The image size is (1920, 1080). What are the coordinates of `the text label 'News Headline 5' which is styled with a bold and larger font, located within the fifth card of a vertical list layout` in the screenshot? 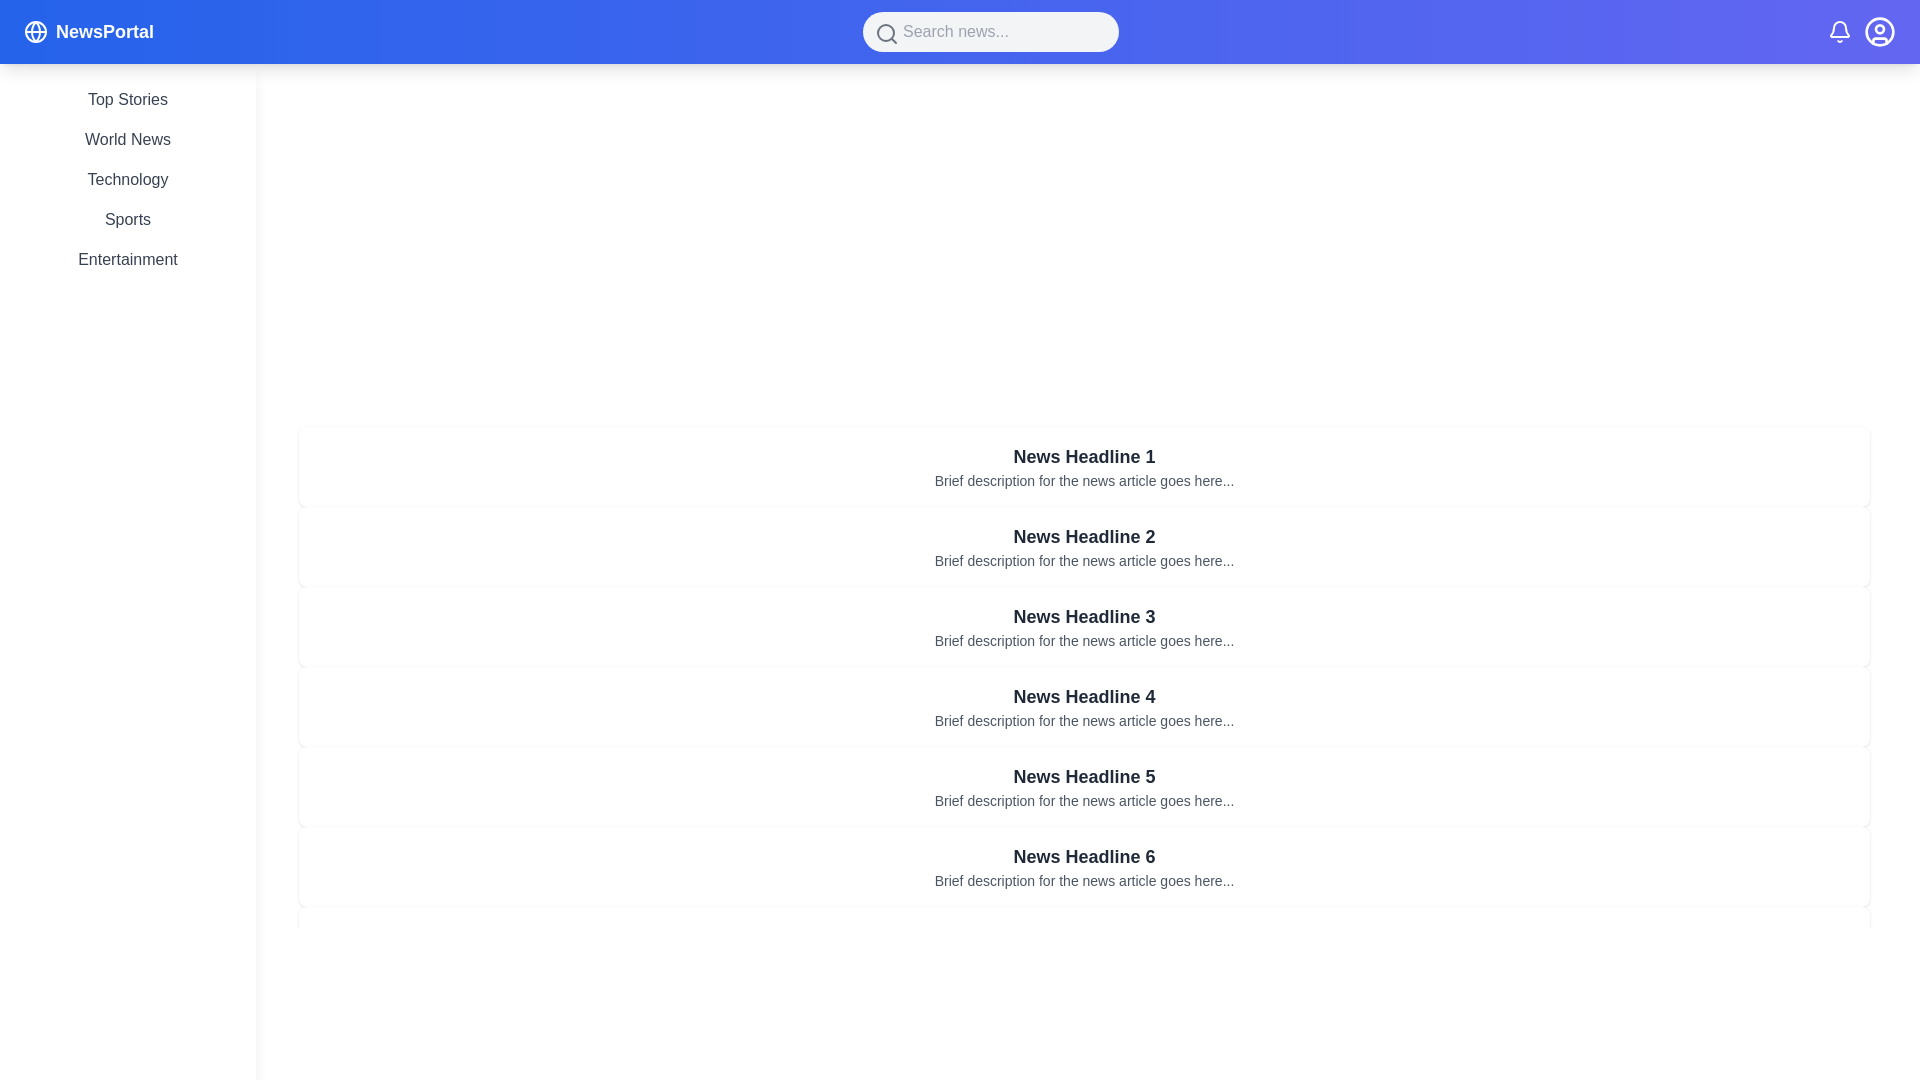 It's located at (1083, 775).